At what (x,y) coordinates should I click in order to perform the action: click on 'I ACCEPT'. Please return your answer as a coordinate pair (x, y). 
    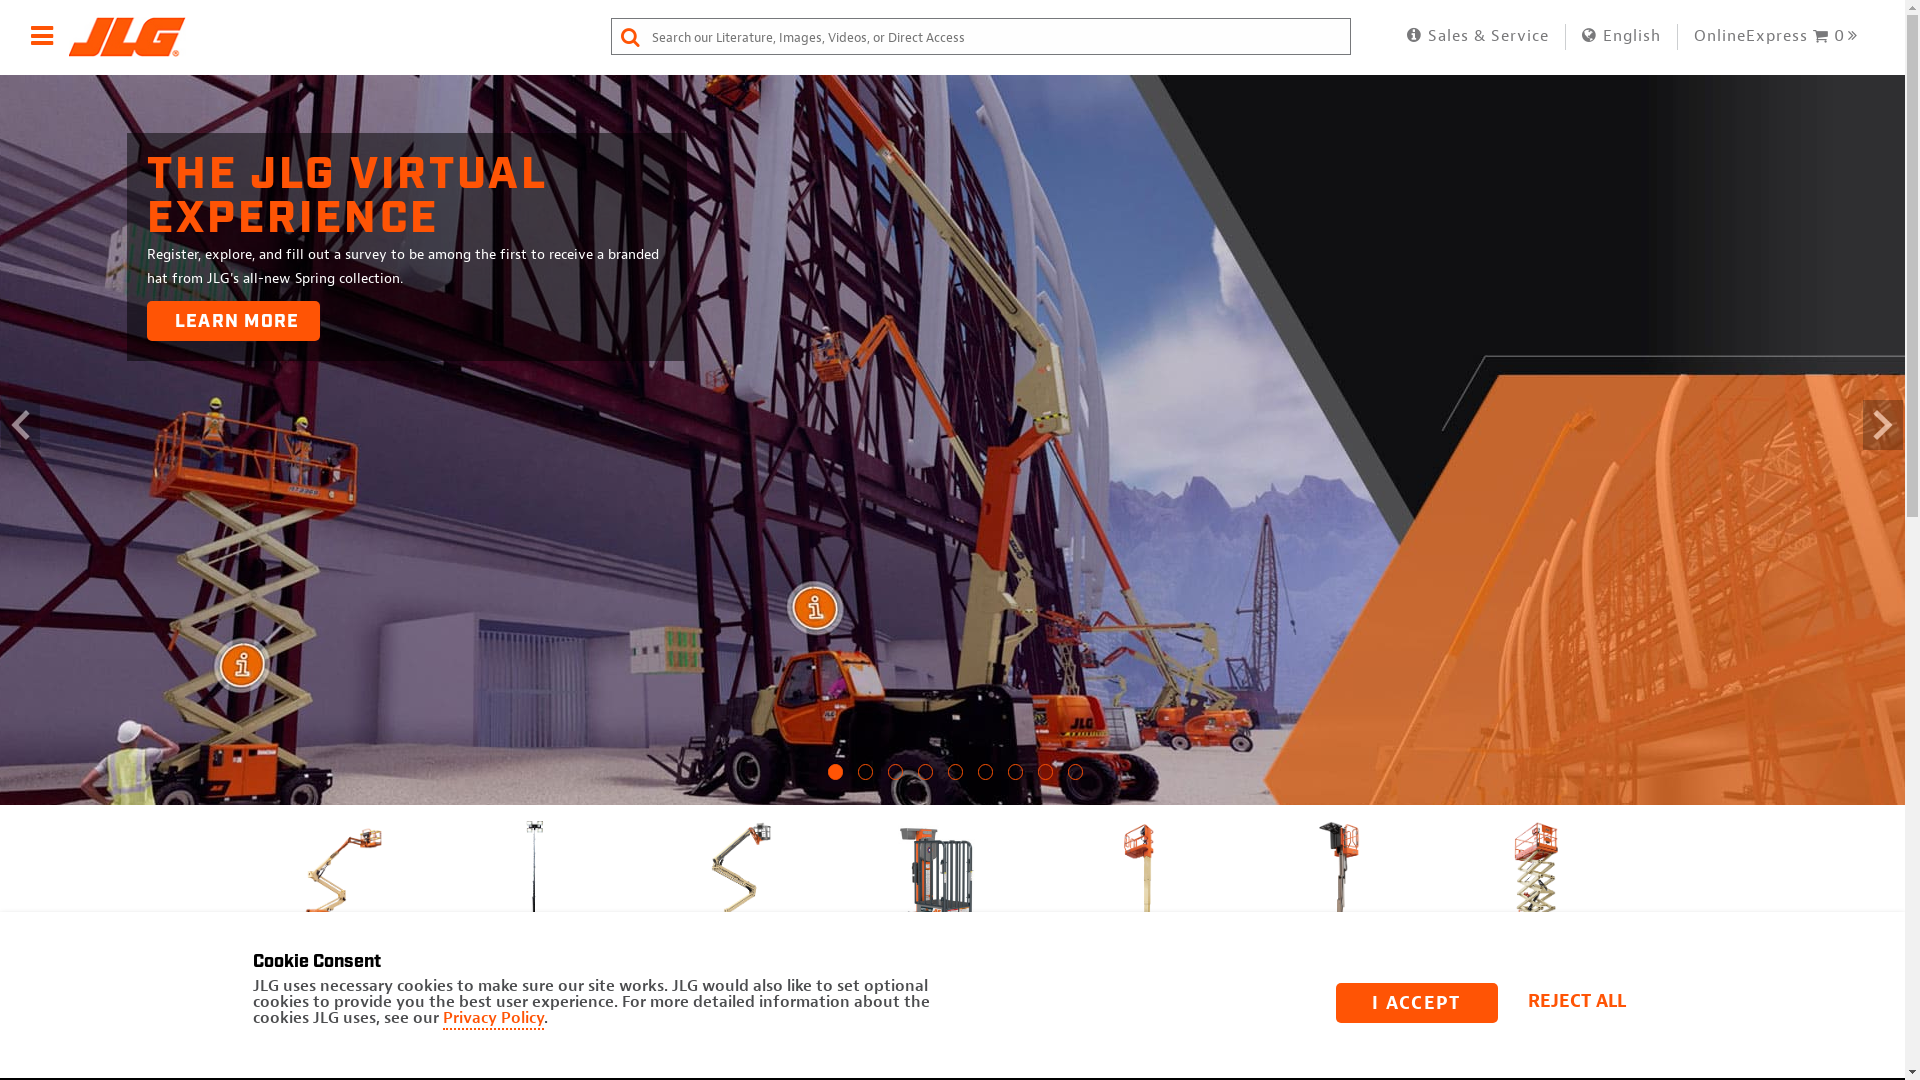
    Looking at the image, I should click on (1415, 1002).